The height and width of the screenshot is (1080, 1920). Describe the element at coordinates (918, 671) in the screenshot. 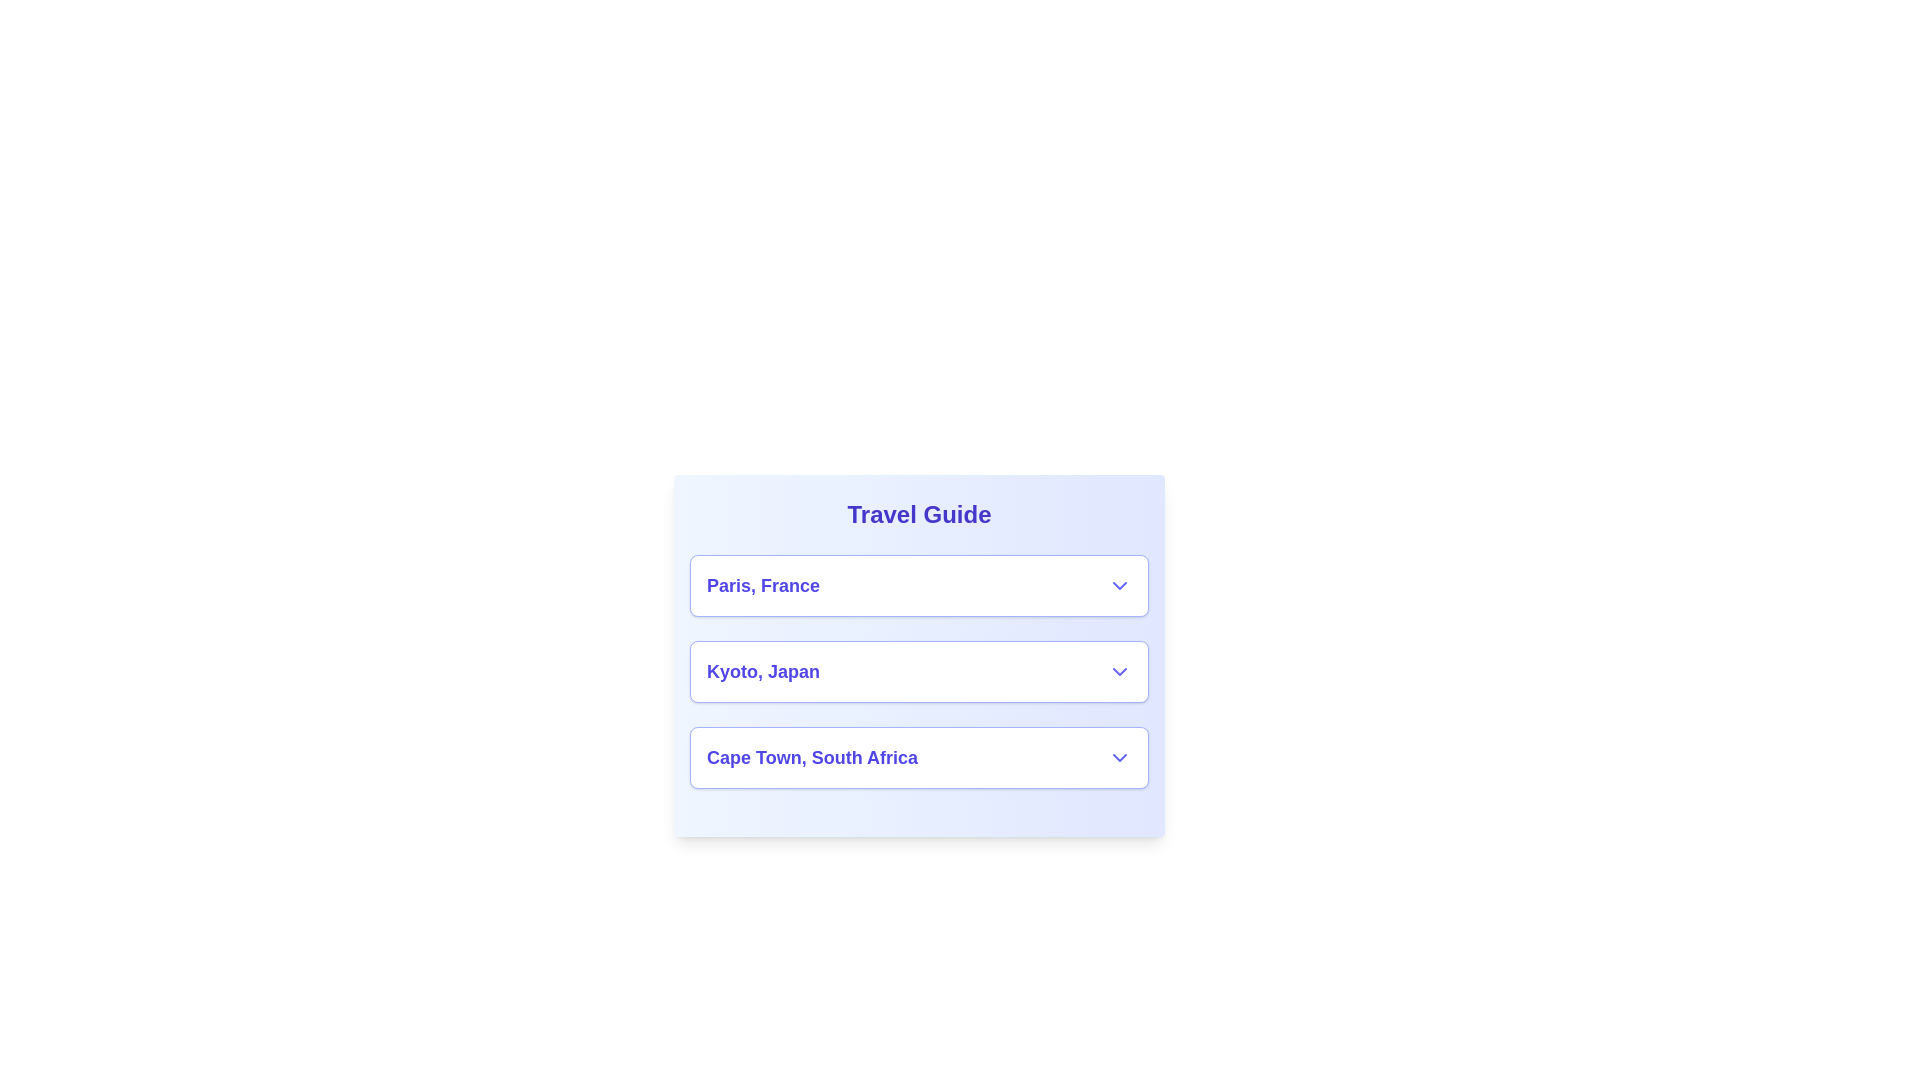

I see `the dropdown menu labeled 'Kyoto, Japan'` at that location.